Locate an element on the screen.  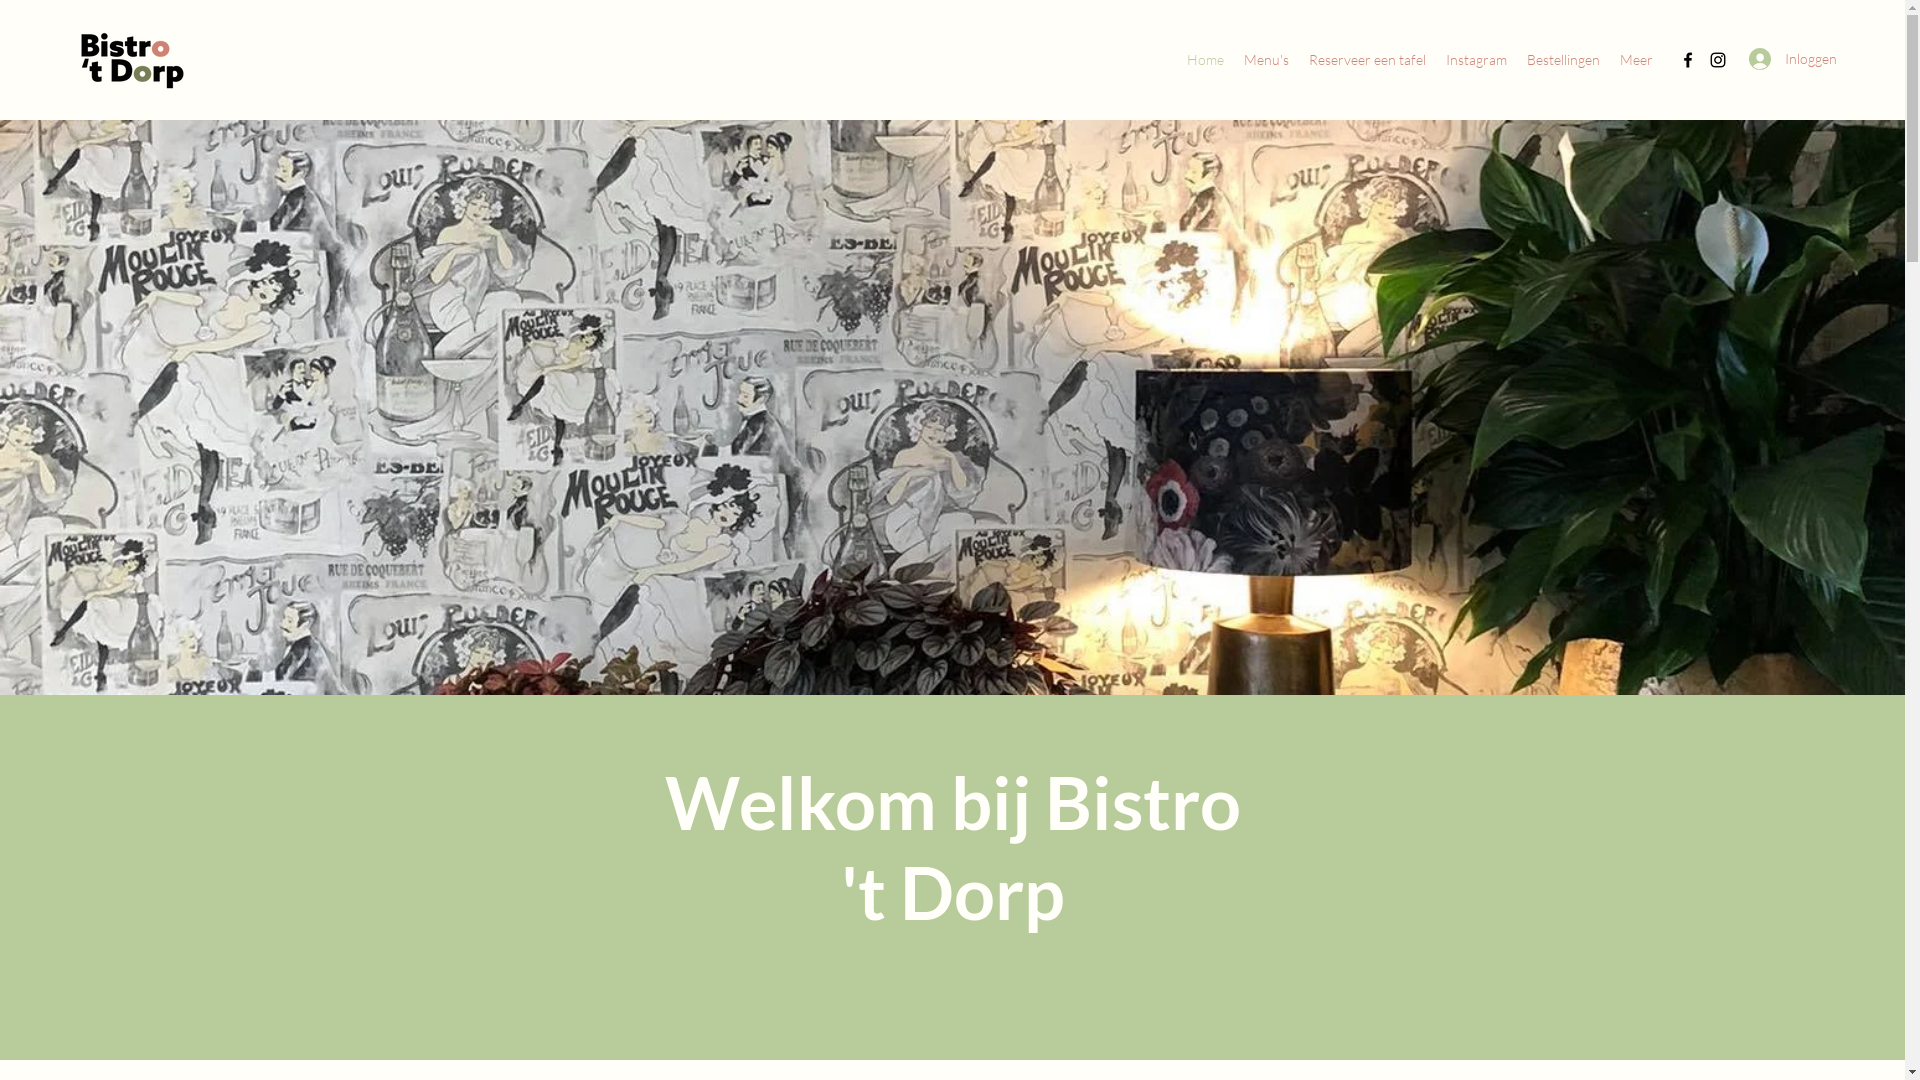
'Reserveer een tafel' is located at coordinates (1366, 59).